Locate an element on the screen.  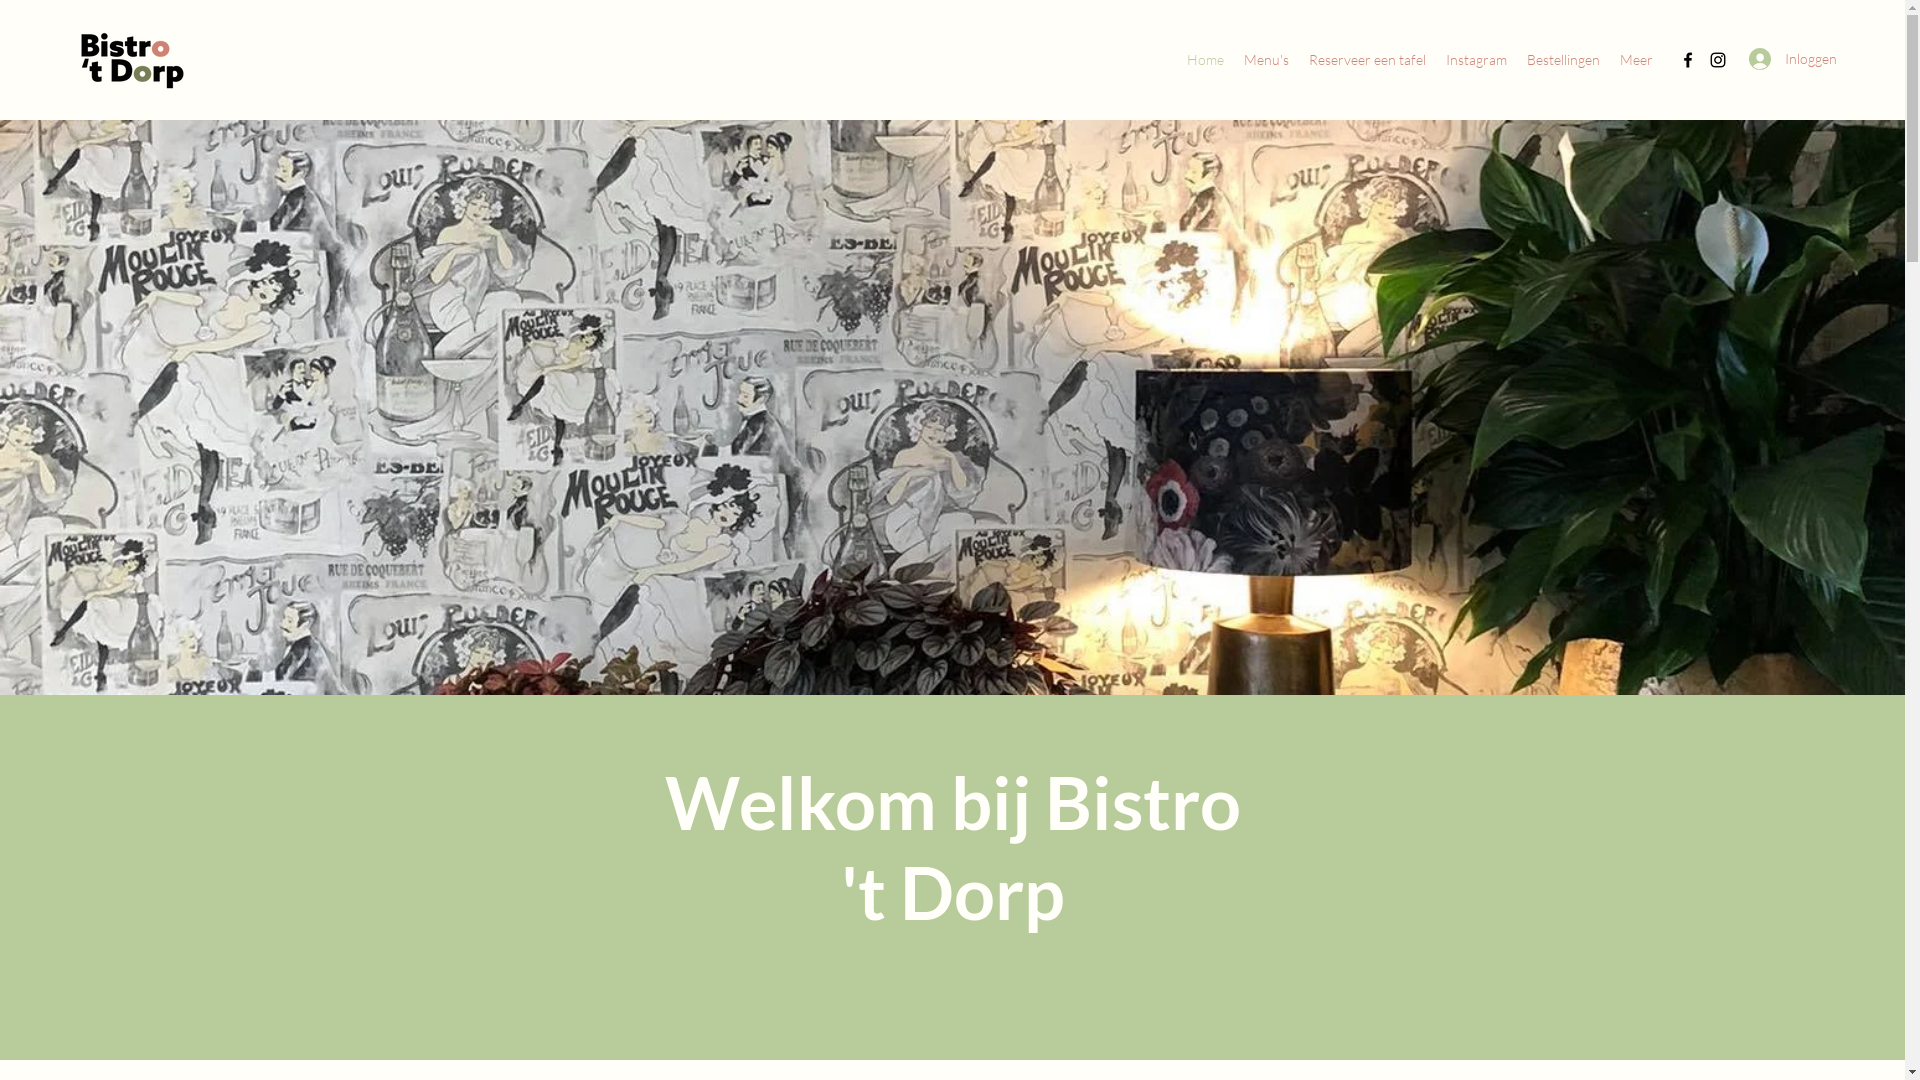
'Reserveer een tafel' is located at coordinates (1366, 59).